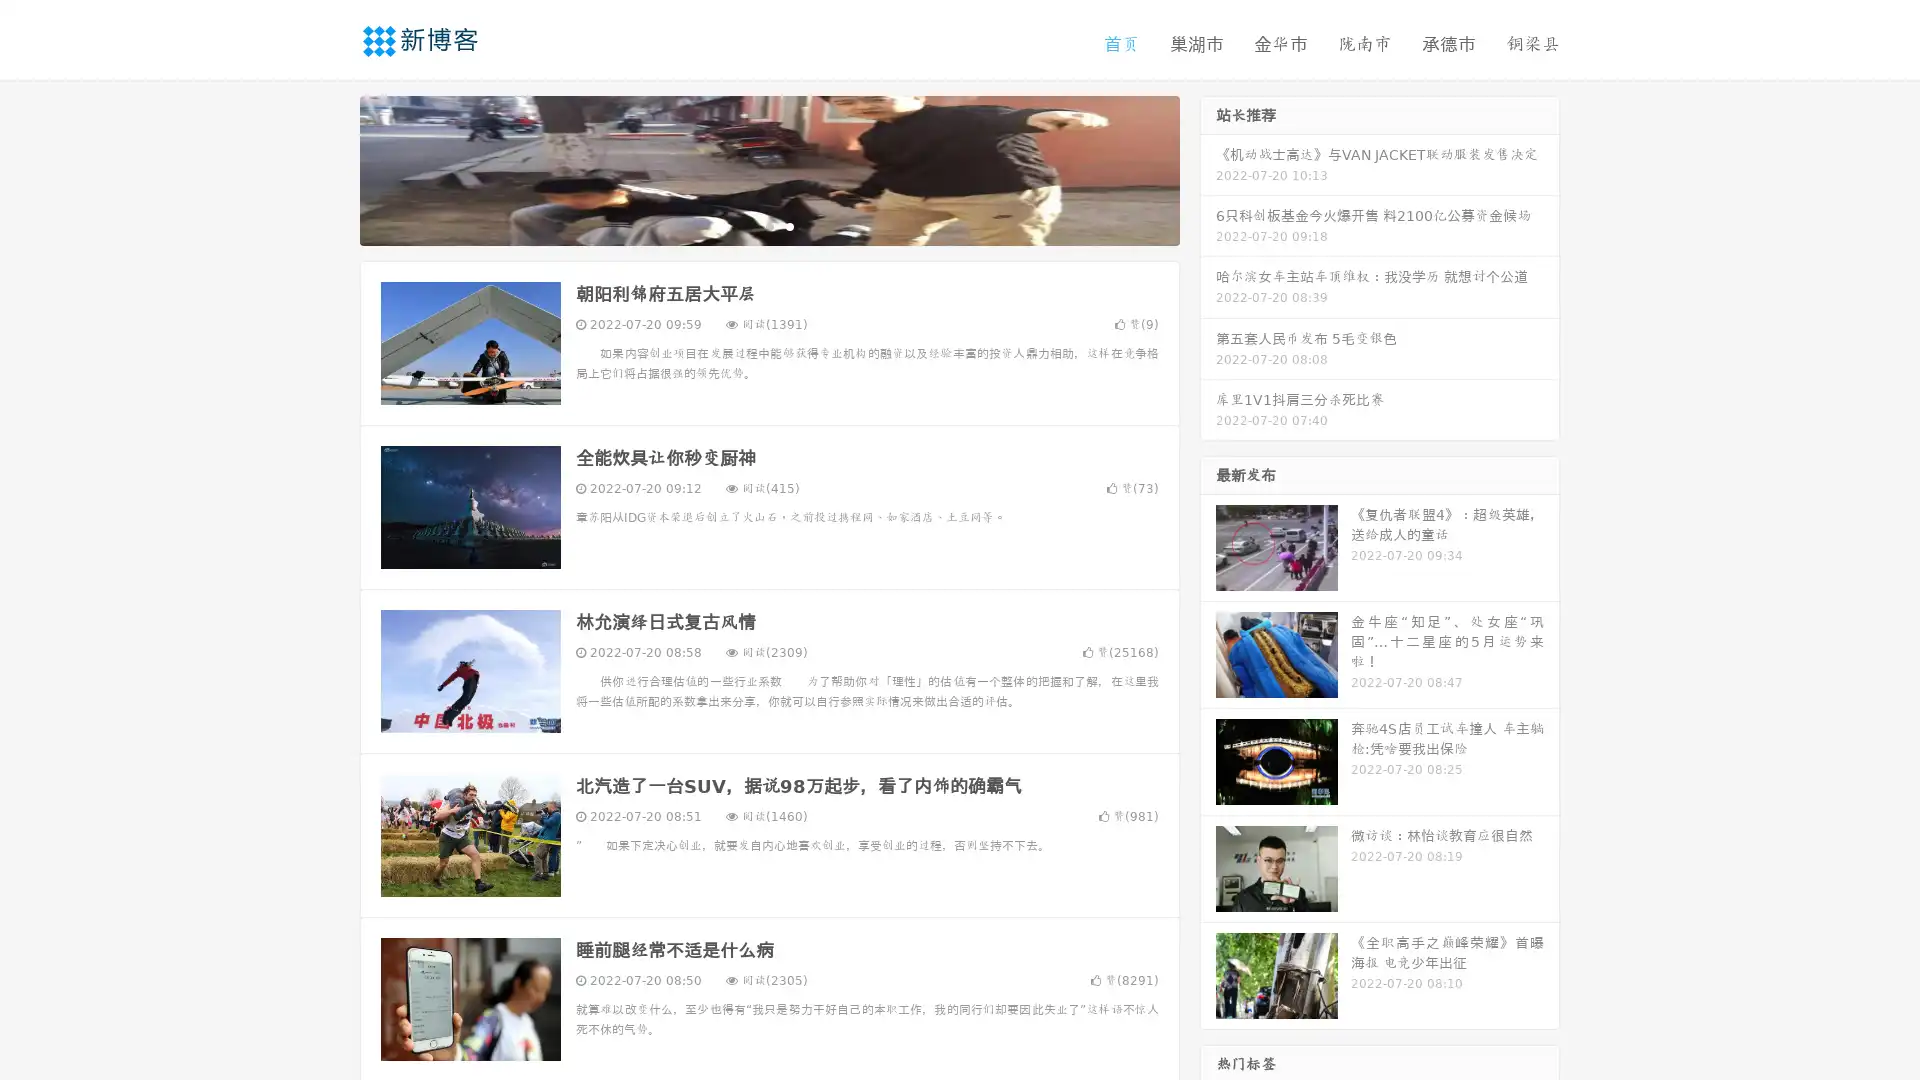  I want to click on Go to slide 3, so click(789, 225).